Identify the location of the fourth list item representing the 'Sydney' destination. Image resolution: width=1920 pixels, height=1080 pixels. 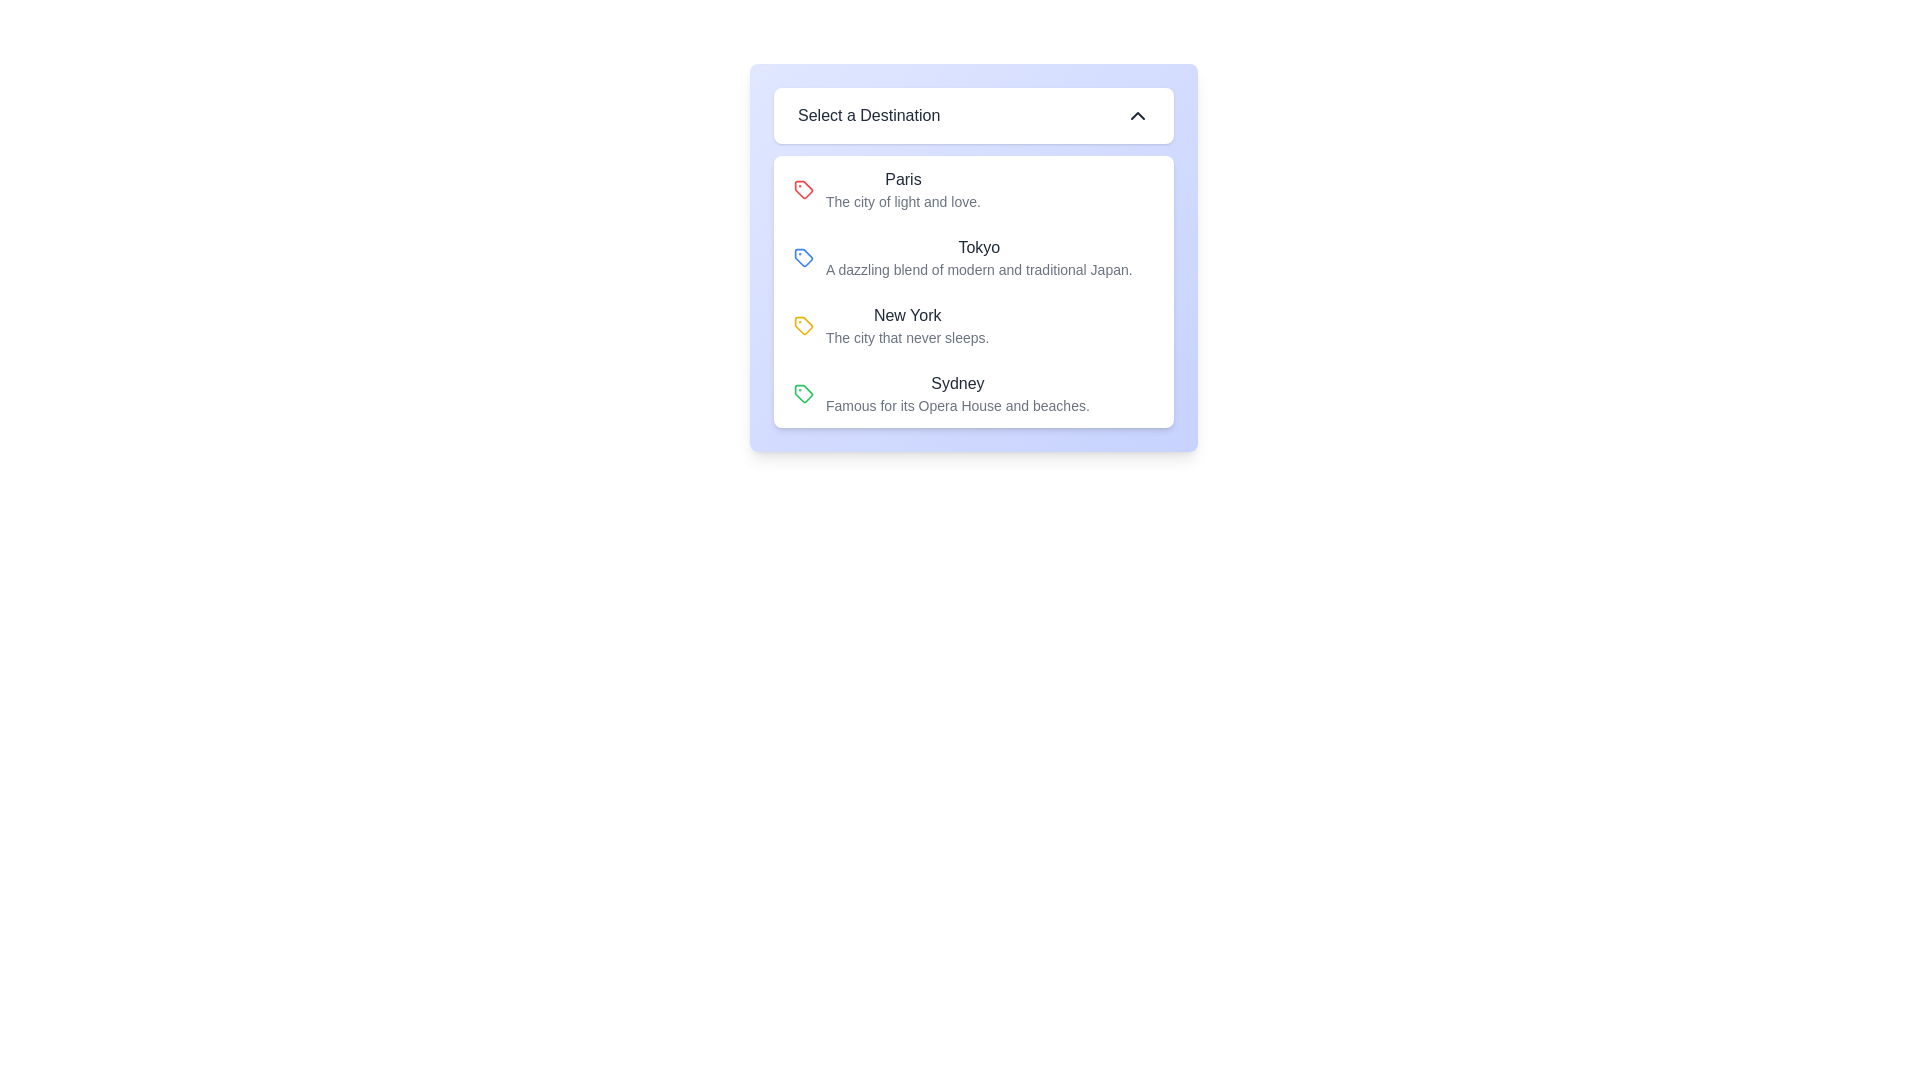
(974, 393).